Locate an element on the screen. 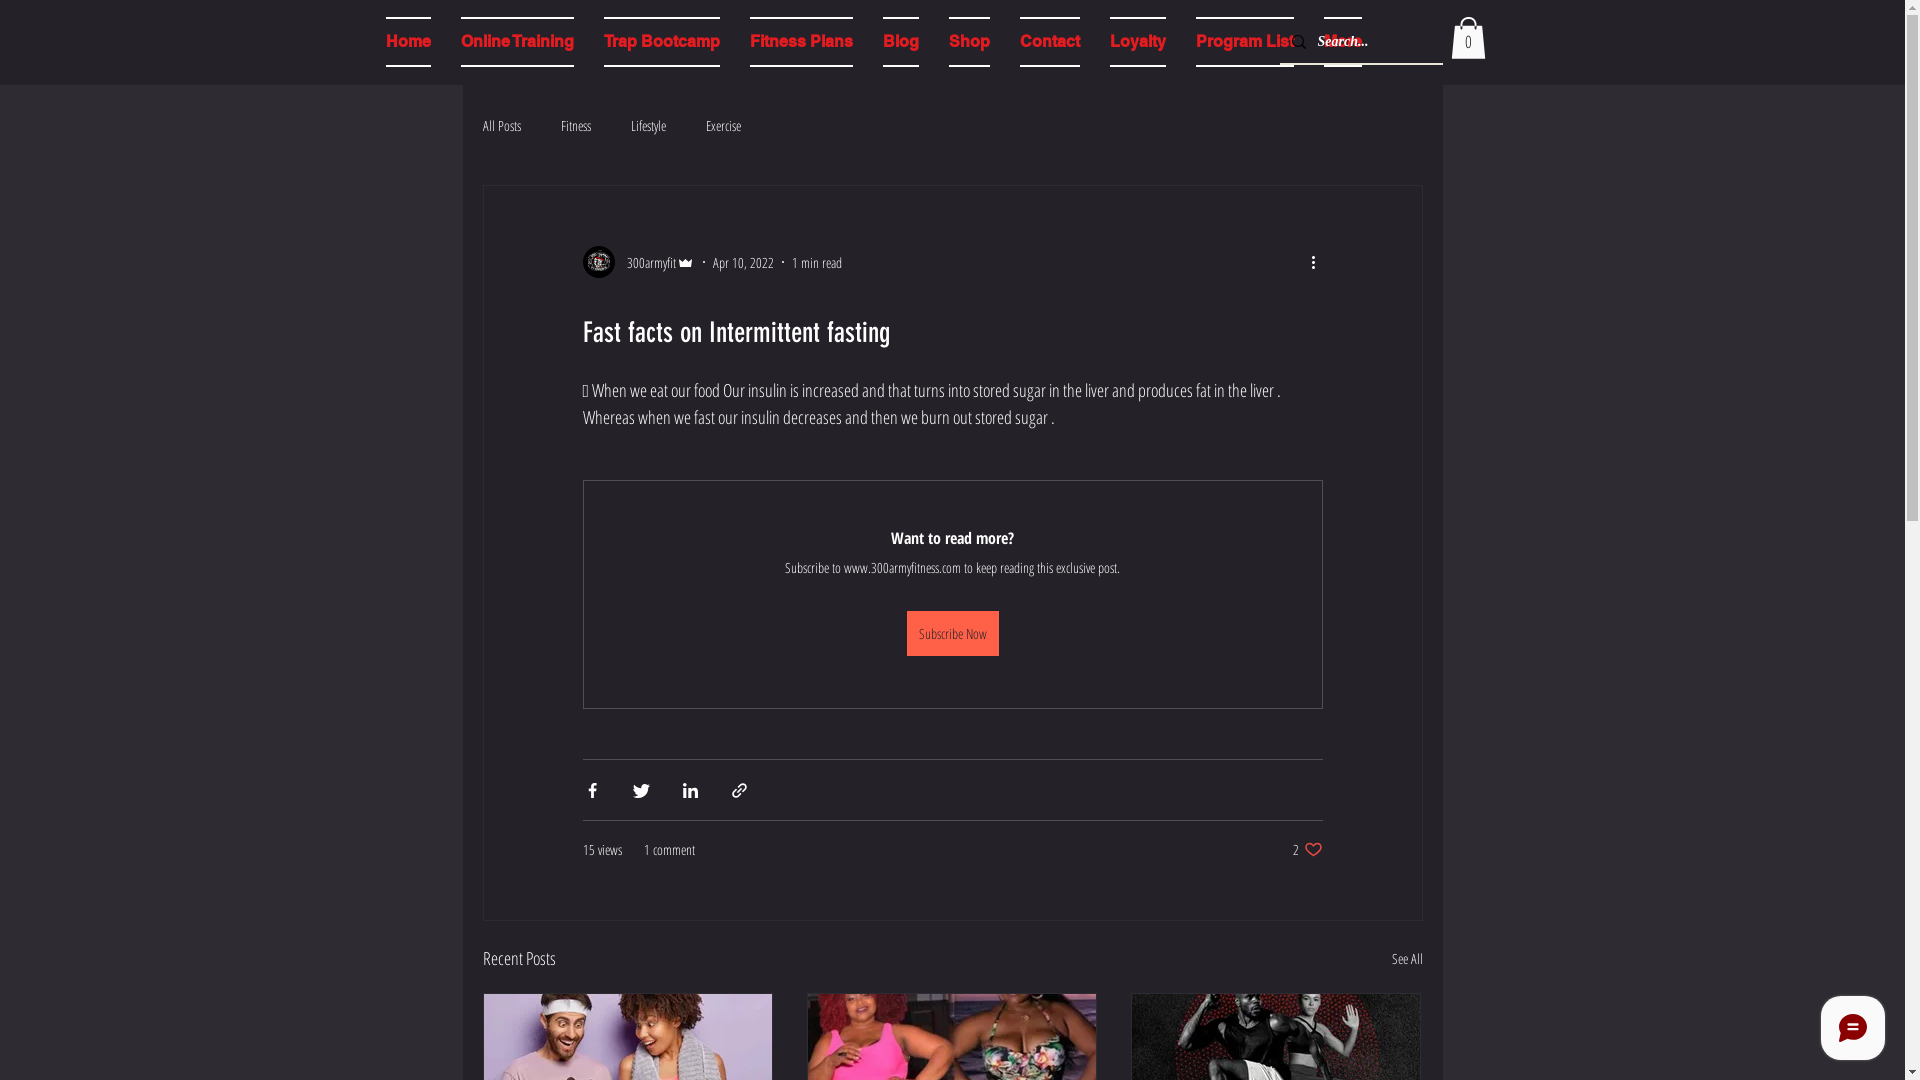 Image resolution: width=1920 pixels, height=1080 pixels. 'Shop' is located at coordinates (933, 42).